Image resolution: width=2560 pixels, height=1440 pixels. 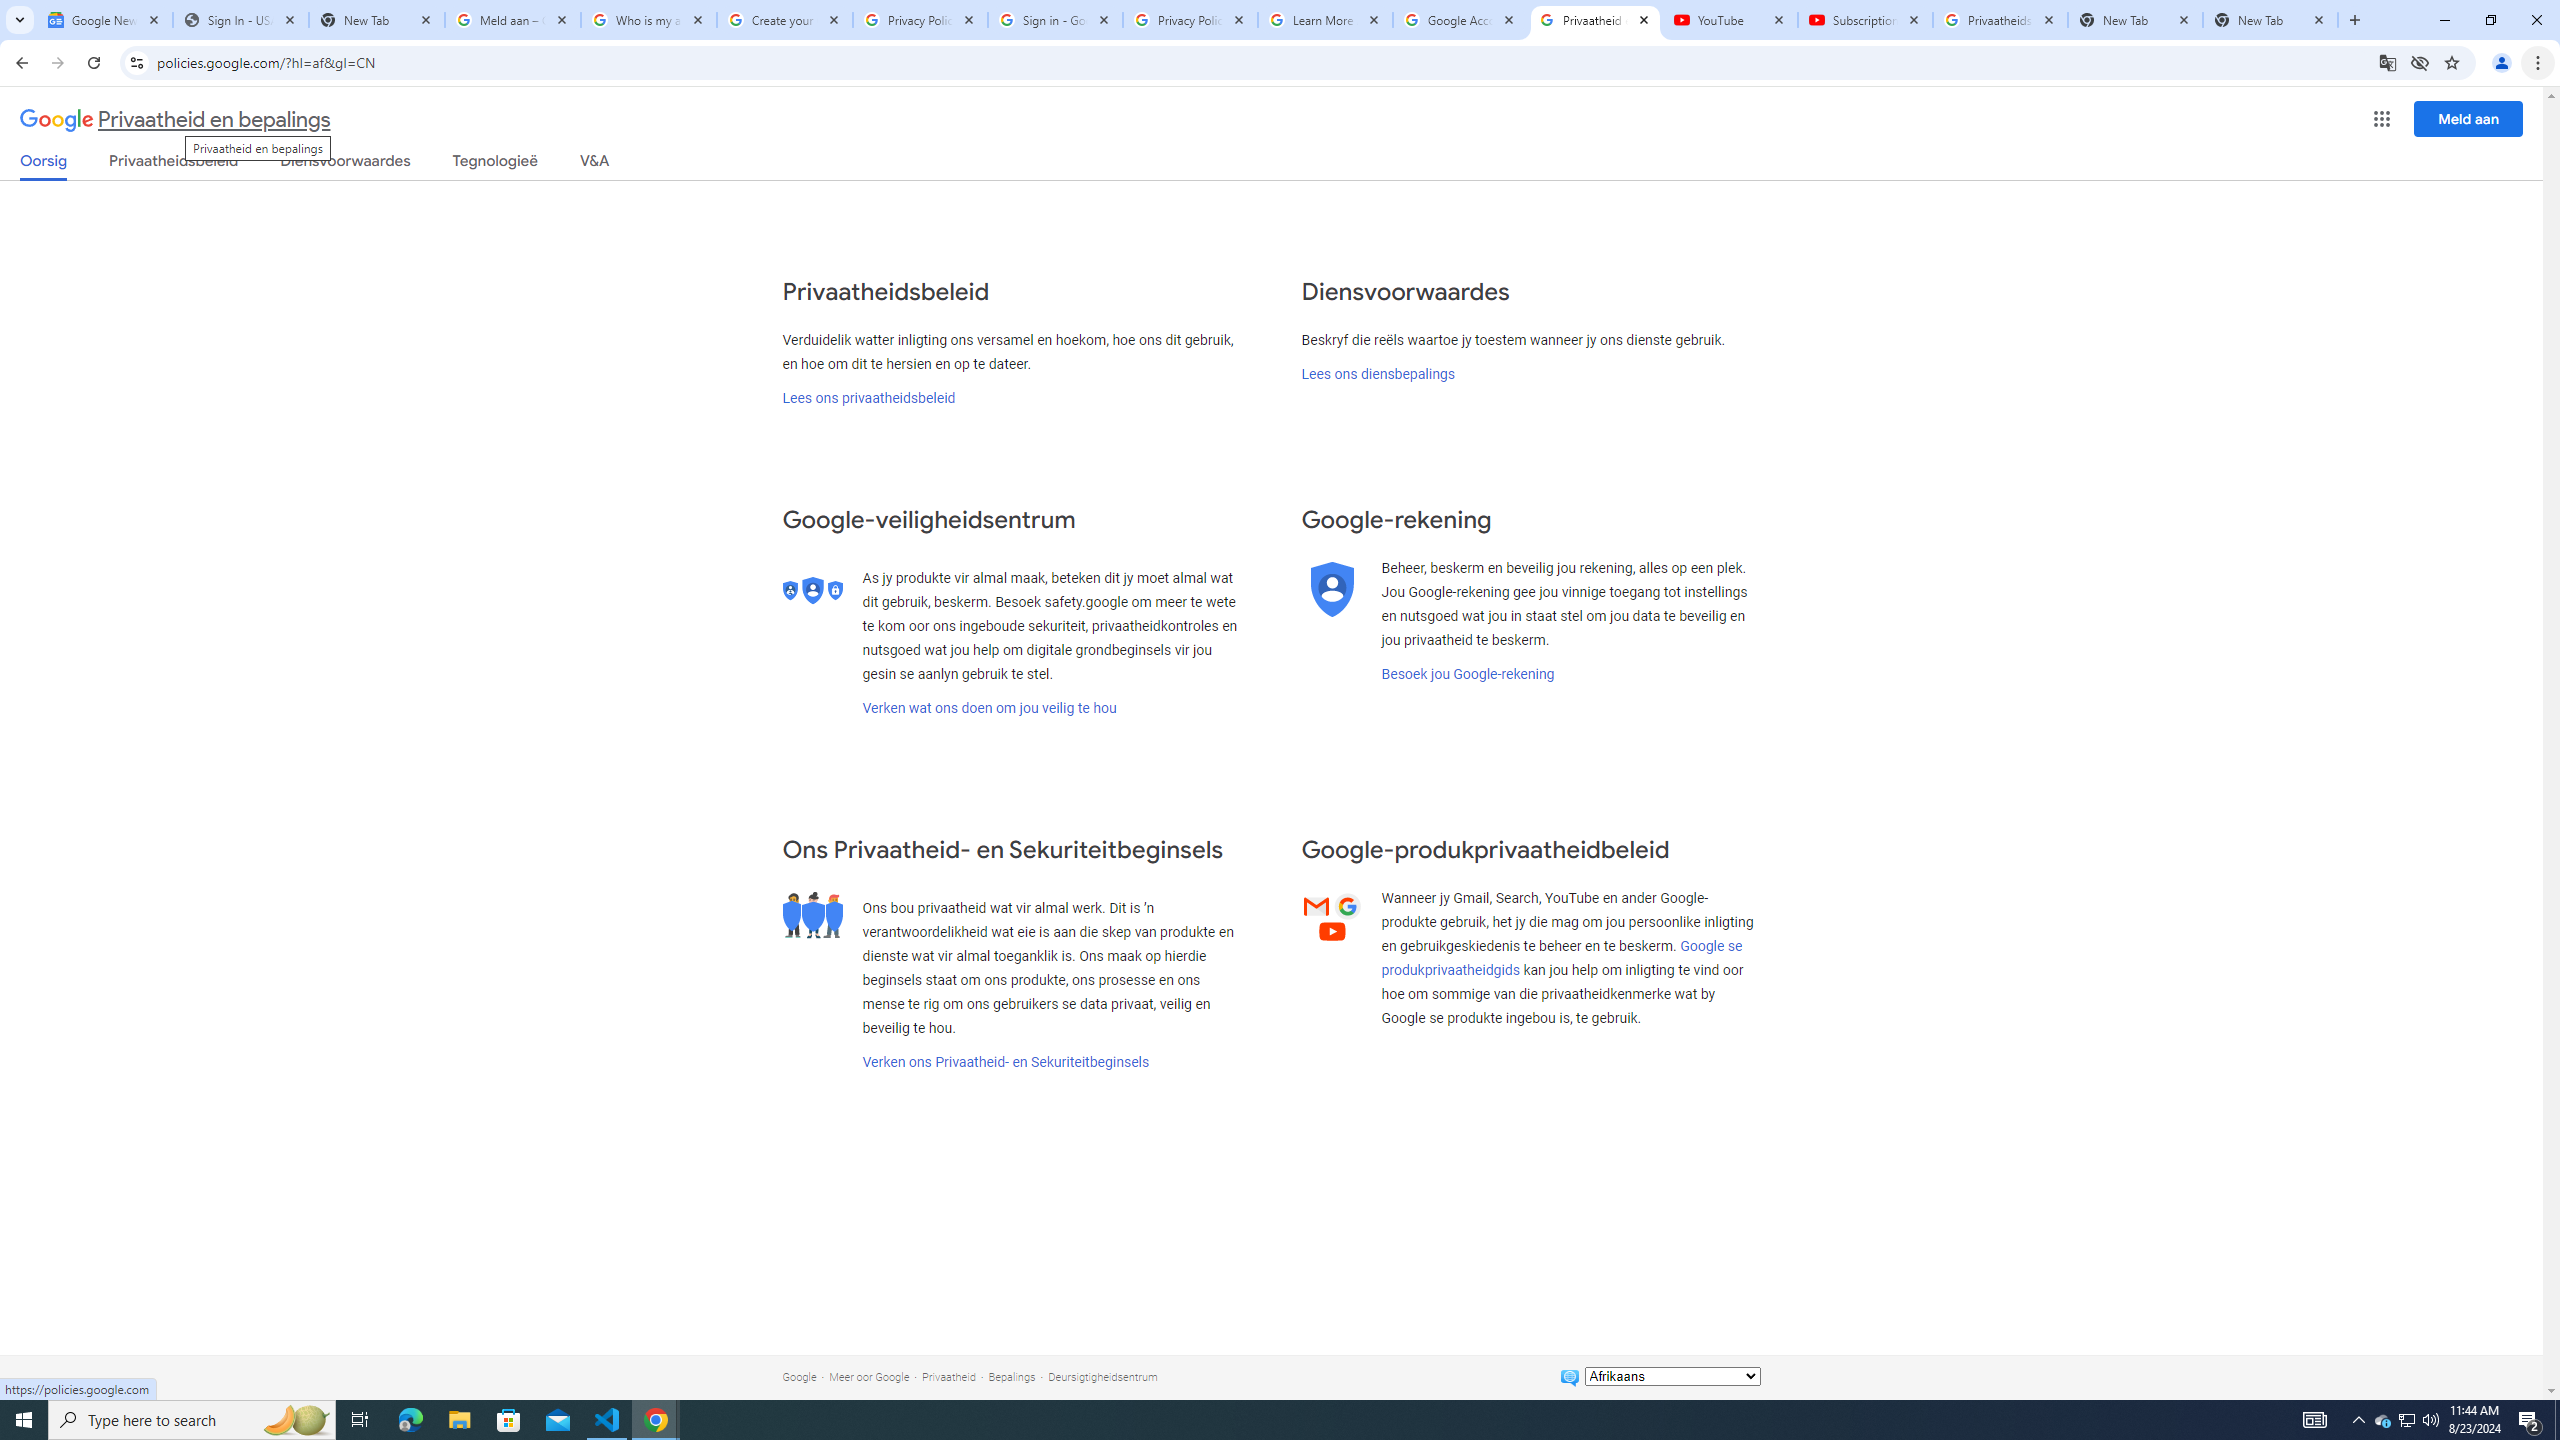 What do you see at coordinates (1561, 957) in the screenshot?
I see `'Google se produkprivaatheidgids'` at bounding box center [1561, 957].